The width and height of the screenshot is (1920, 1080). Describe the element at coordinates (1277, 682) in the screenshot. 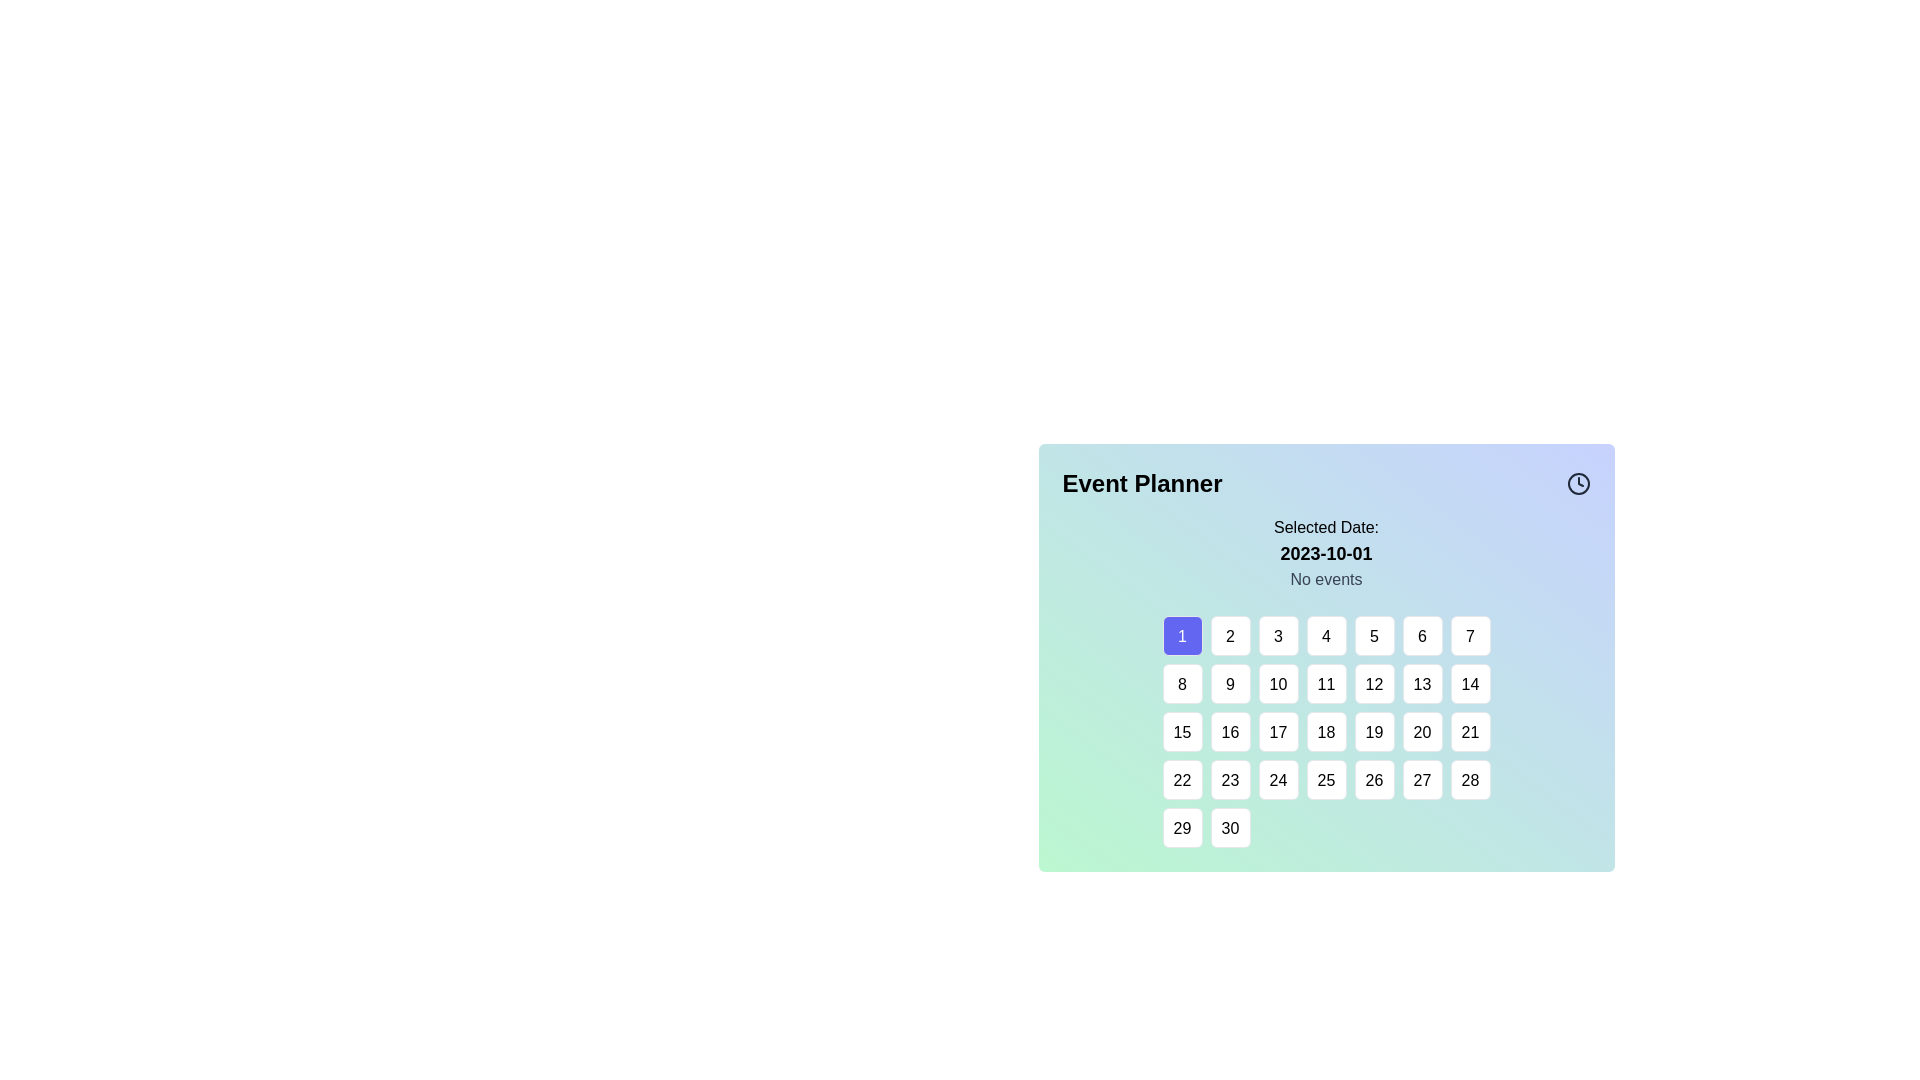

I see `the button representing the date '10' in the calendar interface` at that location.